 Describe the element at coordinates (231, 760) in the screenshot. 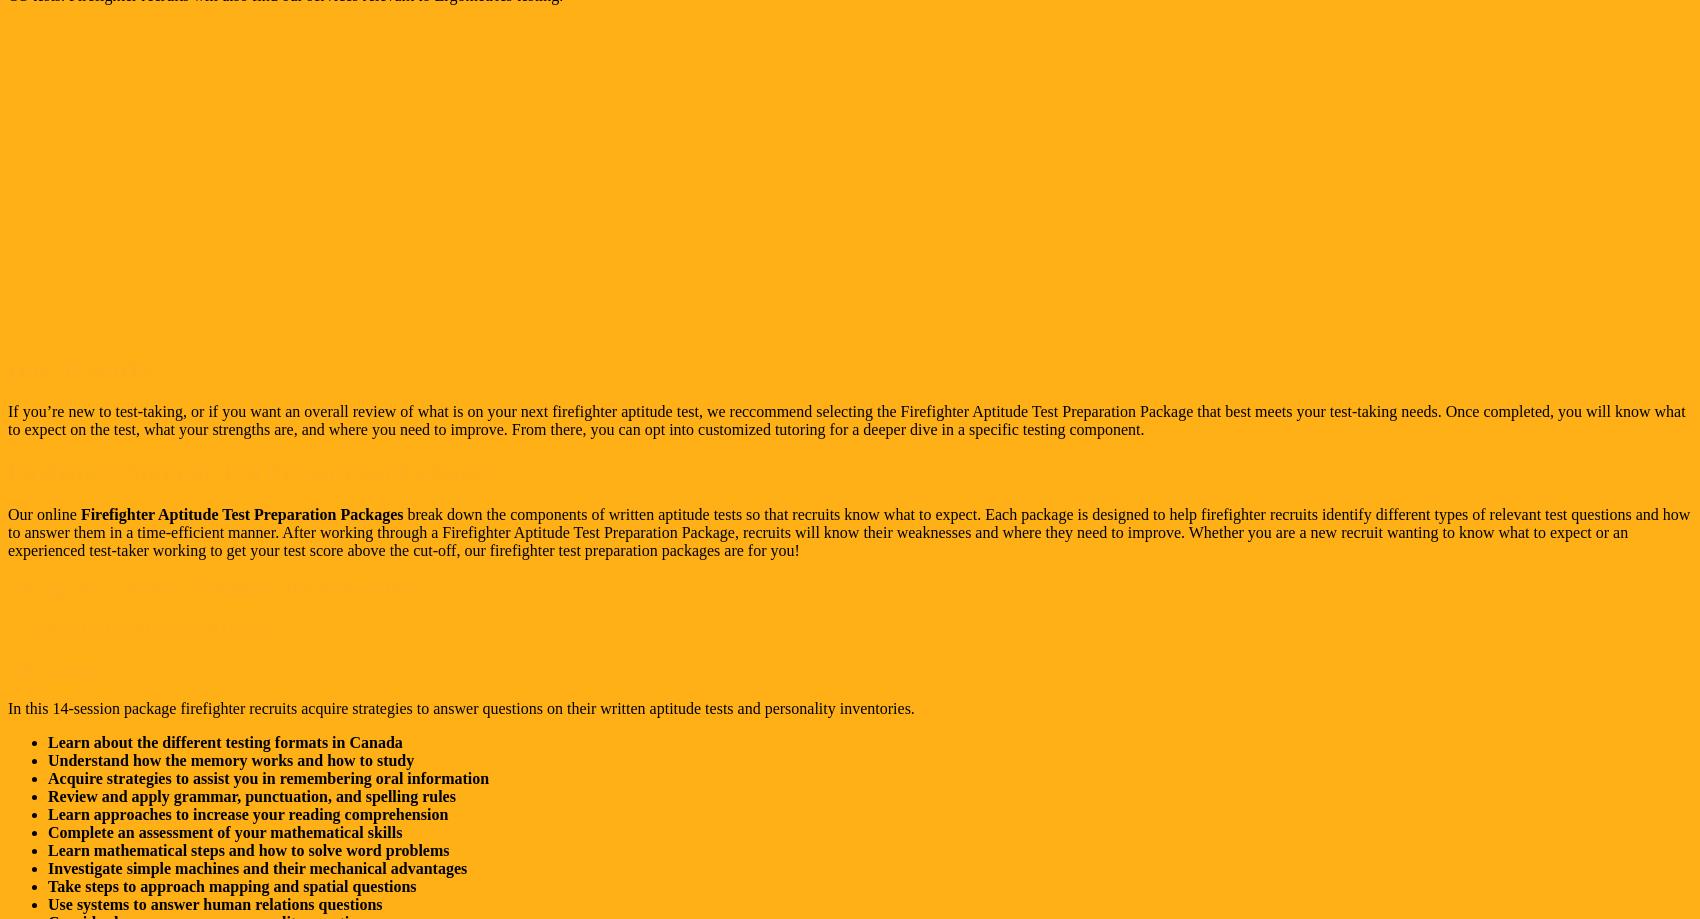

I see `'Understand how the memory works and how to study'` at that location.